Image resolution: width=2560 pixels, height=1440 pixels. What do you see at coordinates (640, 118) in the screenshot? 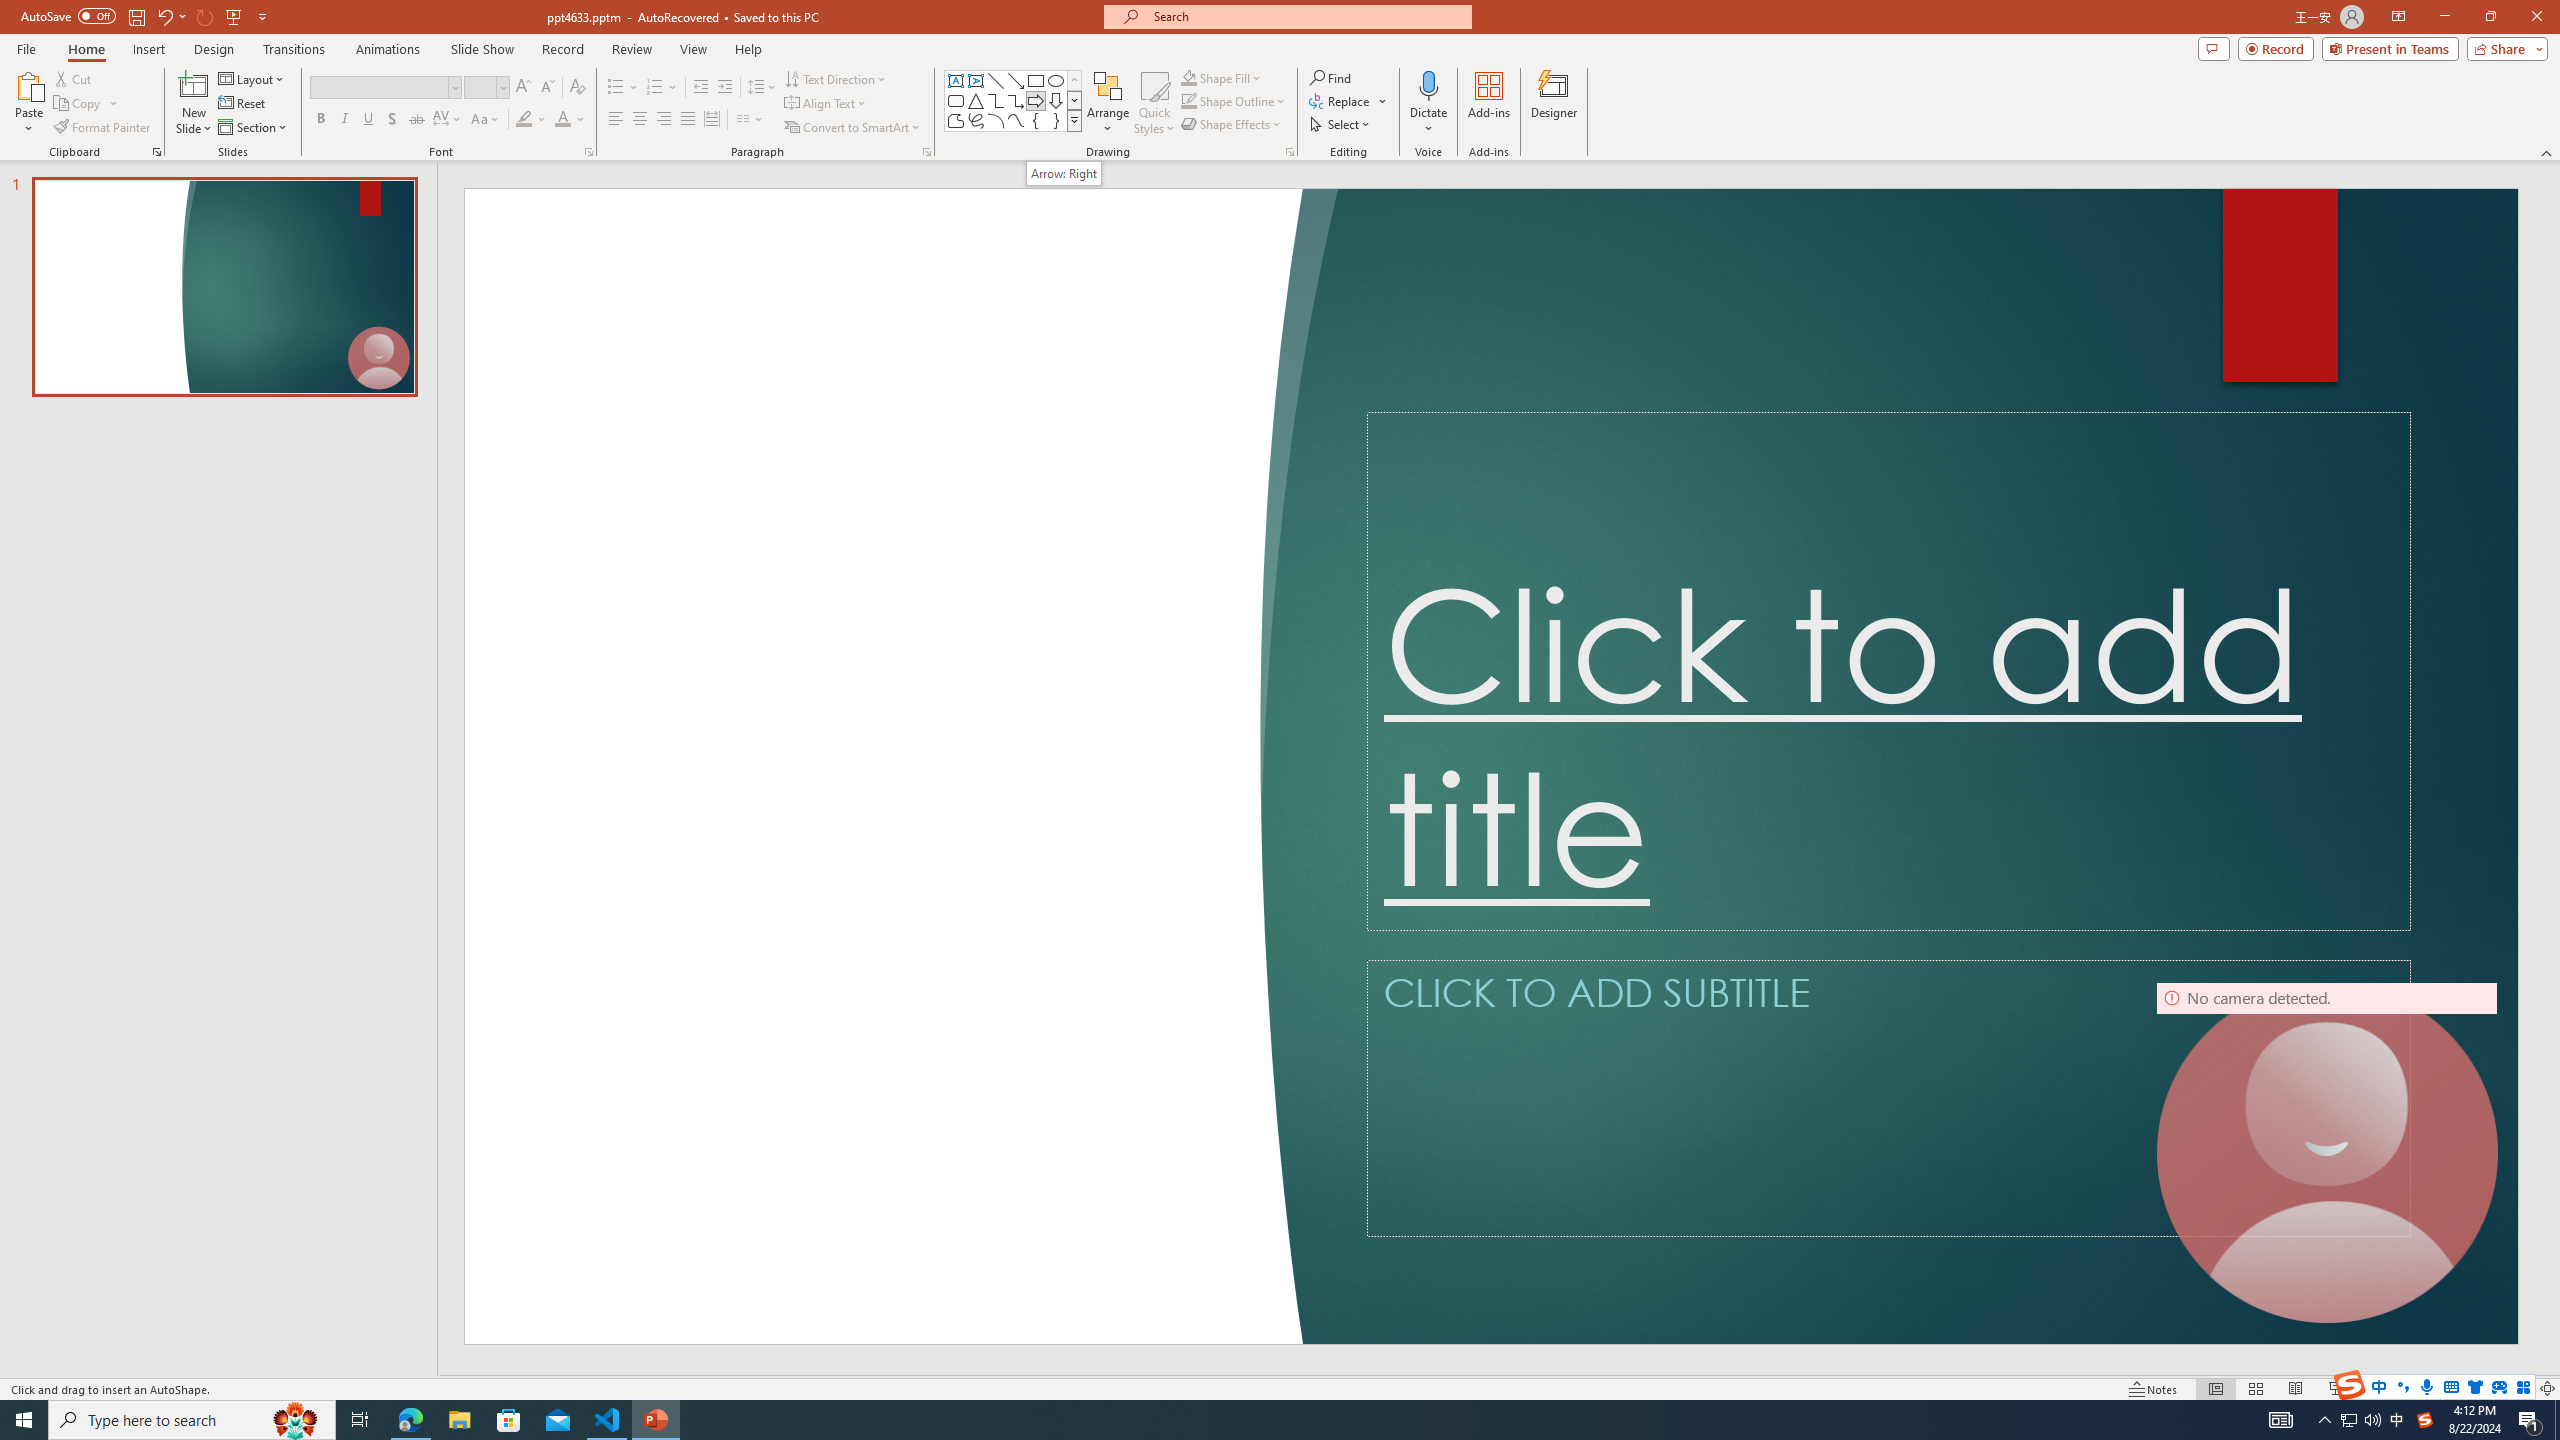
I see `'Center'` at bounding box center [640, 118].